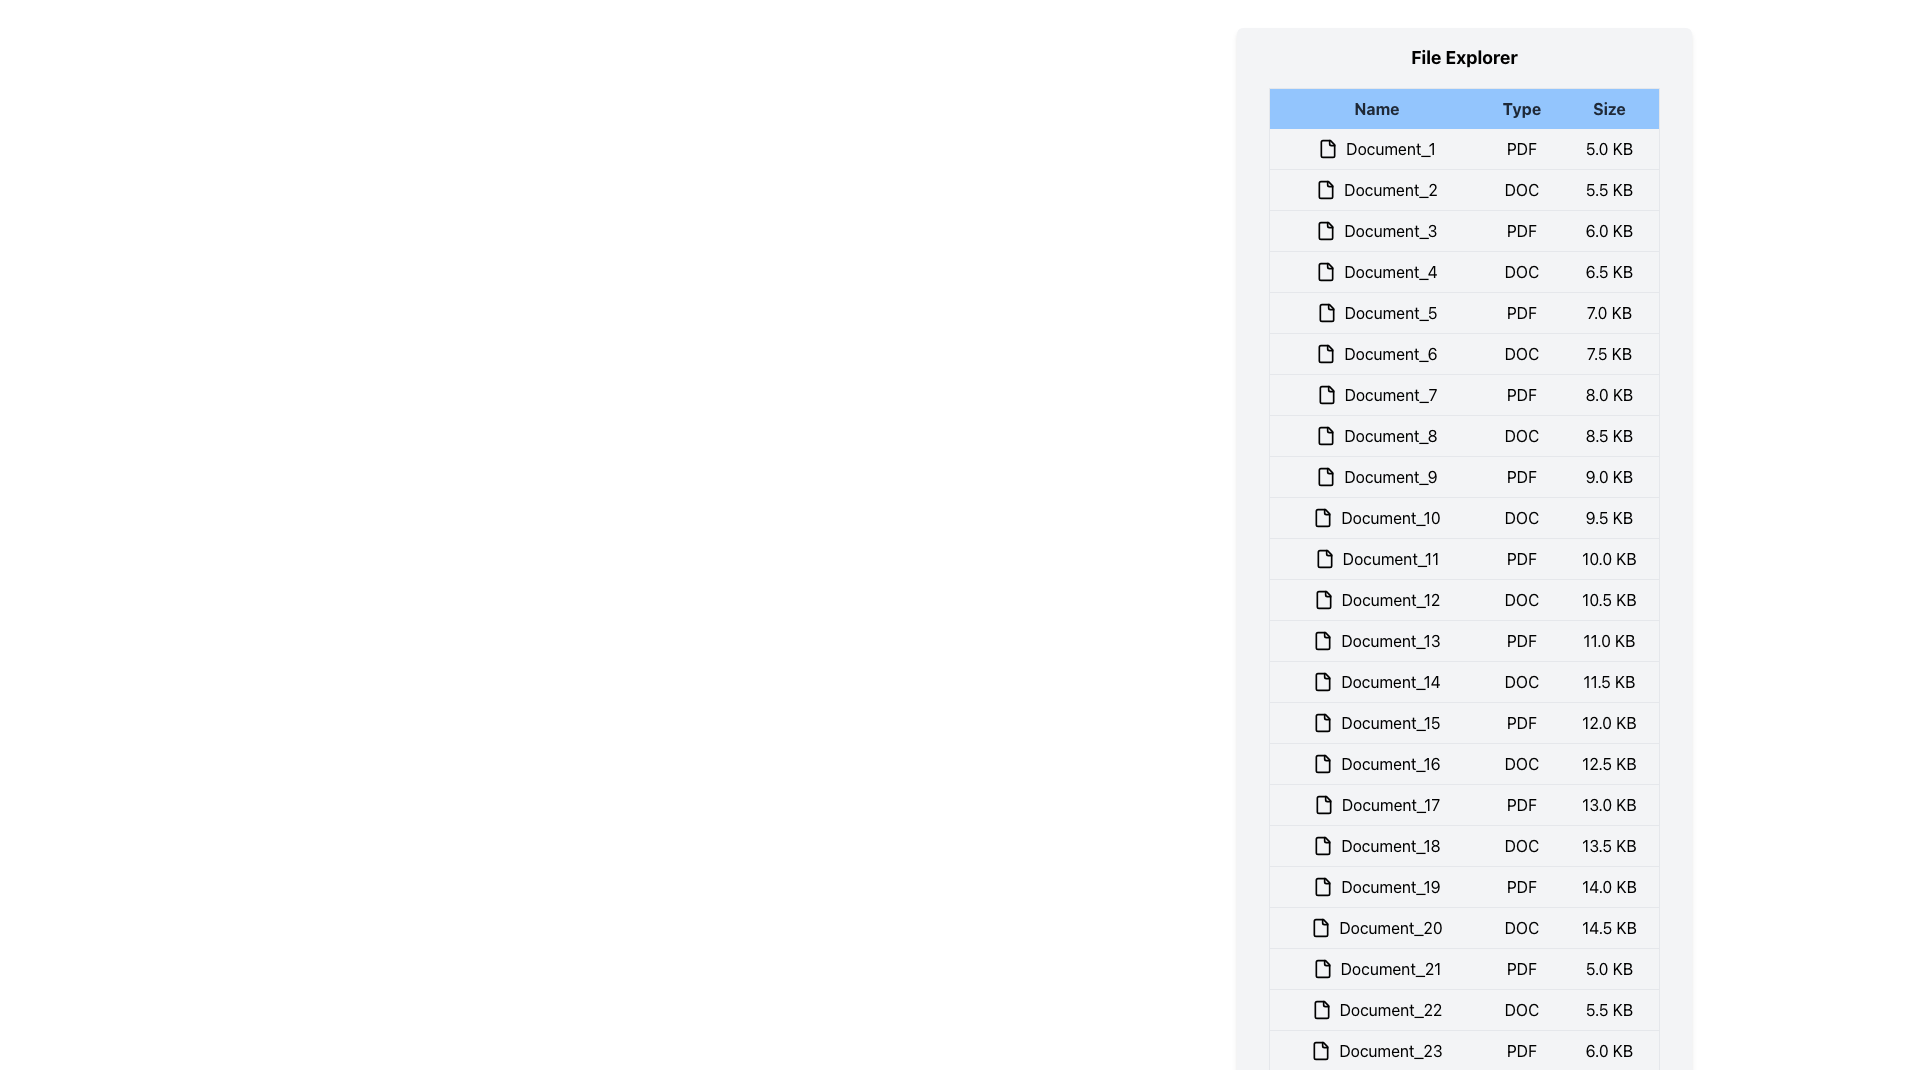  Describe the element at coordinates (1376, 928) in the screenshot. I see `the file entry named 'Document_20'` at that location.